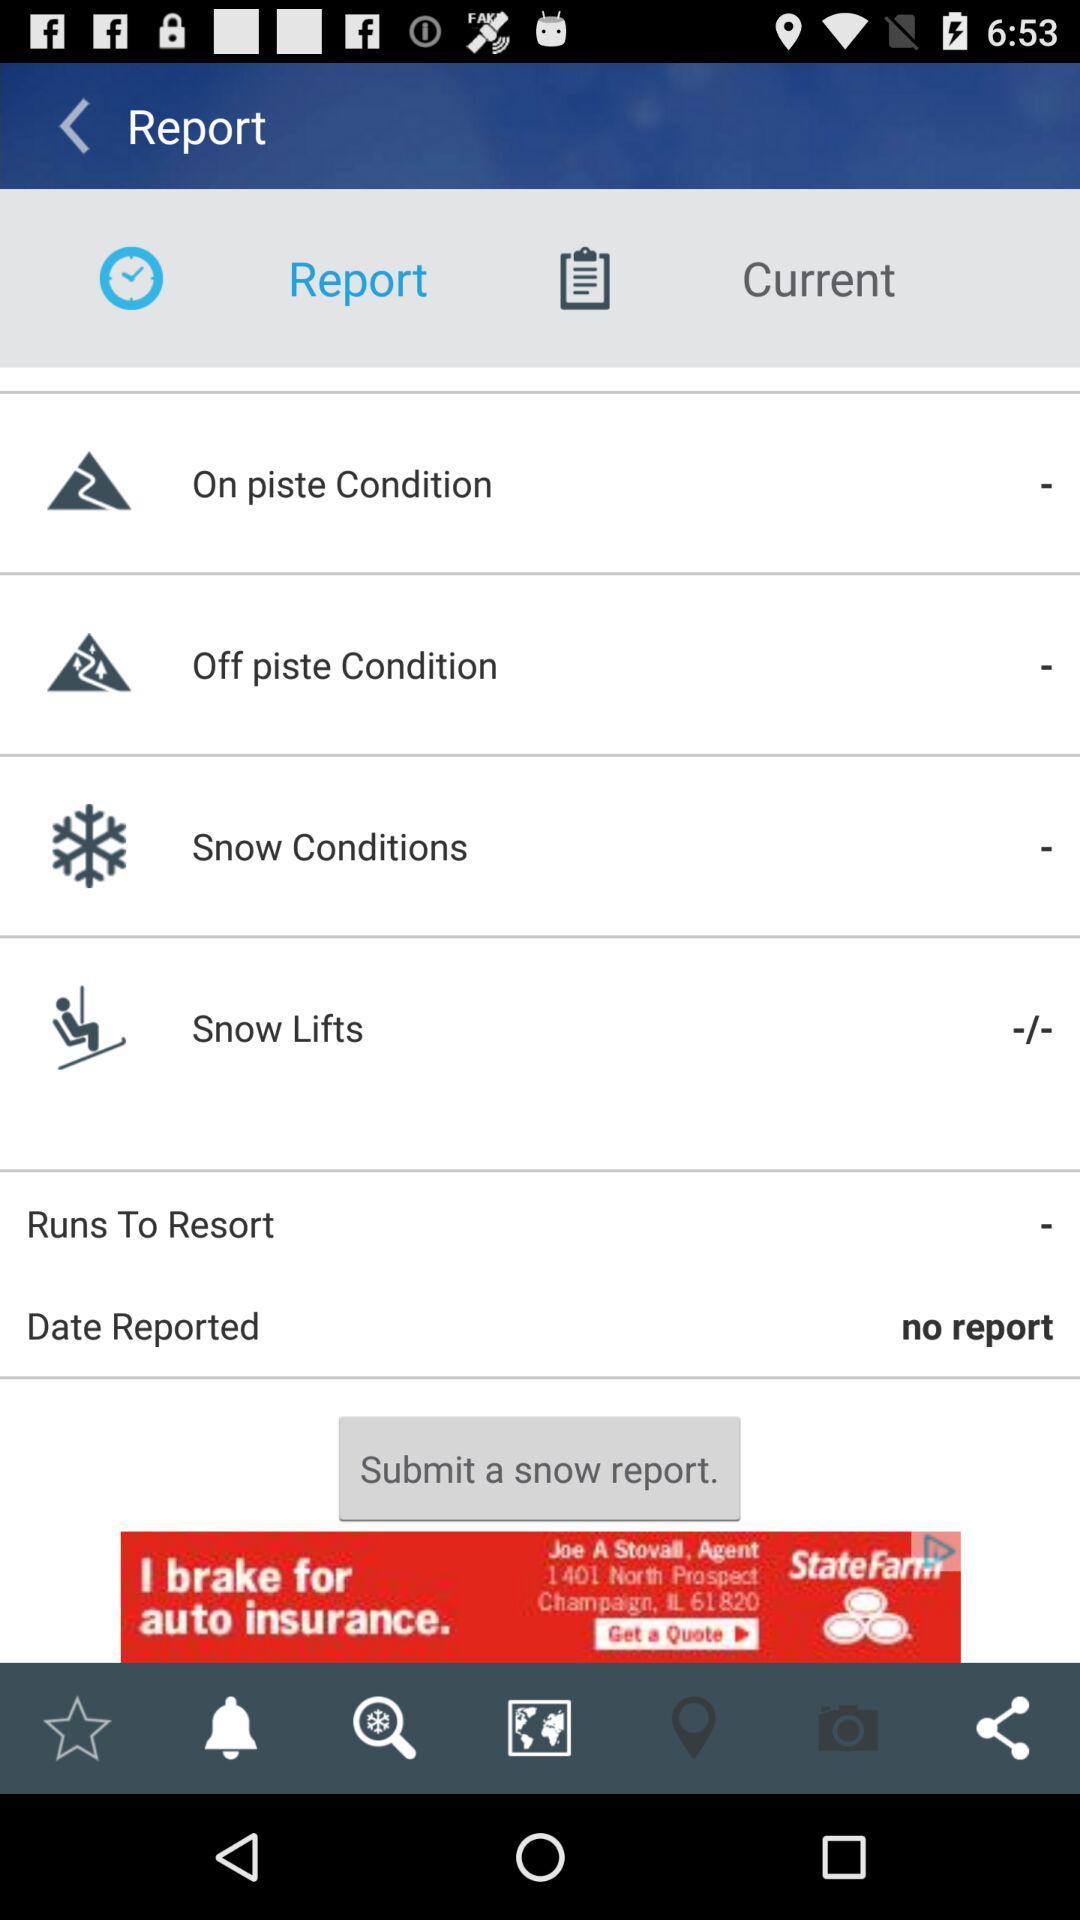 This screenshot has width=1080, height=1920. Describe the element at coordinates (75, 1848) in the screenshot. I see `the star icon` at that location.